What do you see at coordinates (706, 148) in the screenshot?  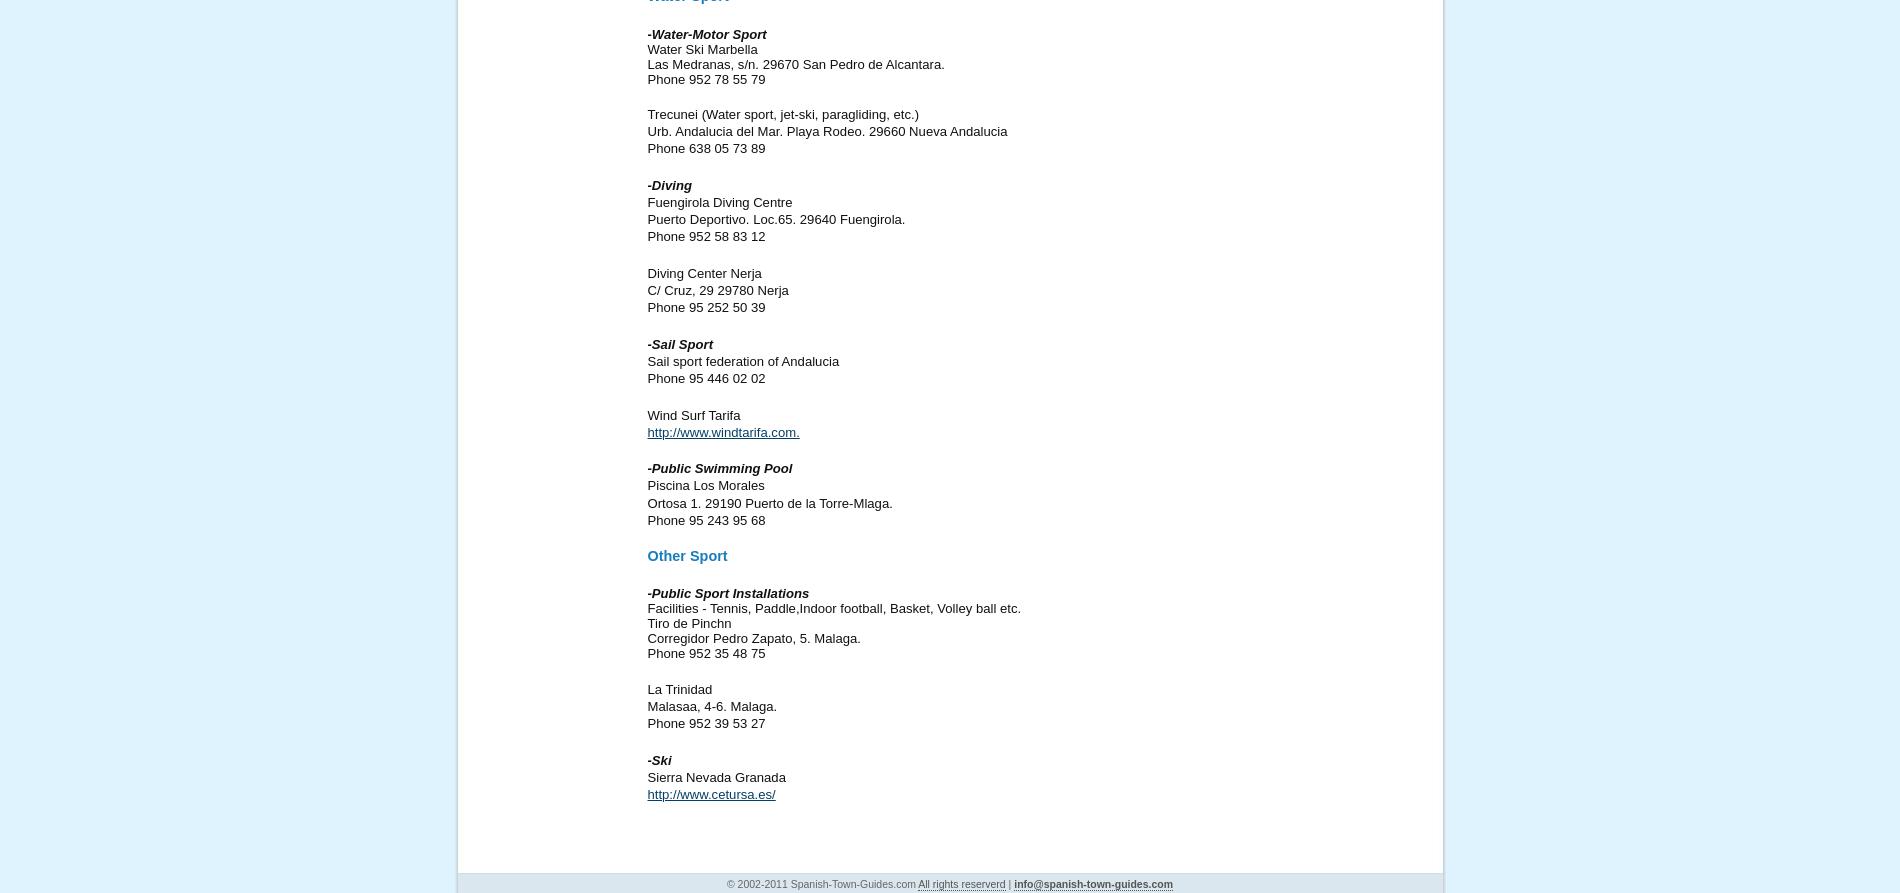 I see `'Phone 638 05 73 89'` at bounding box center [706, 148].